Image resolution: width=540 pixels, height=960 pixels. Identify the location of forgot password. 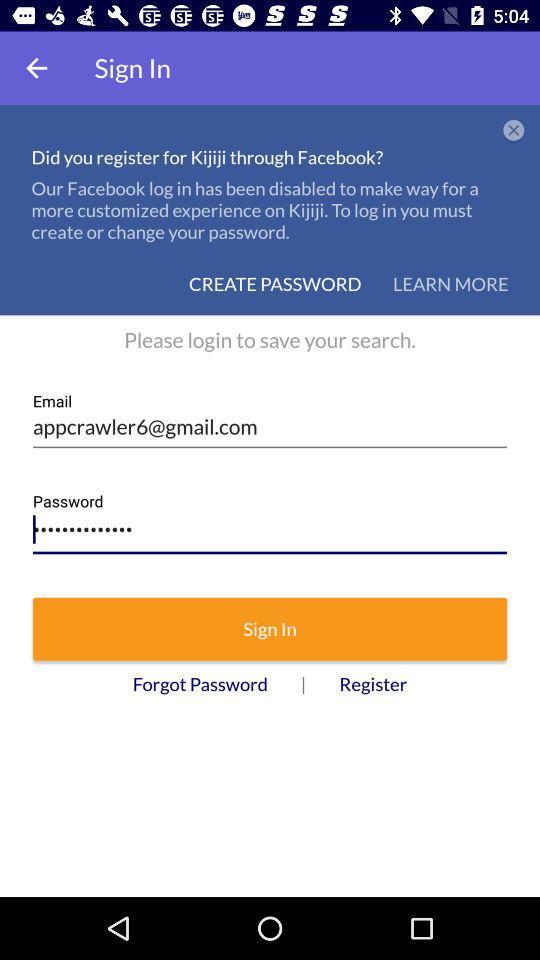
(200, 684).